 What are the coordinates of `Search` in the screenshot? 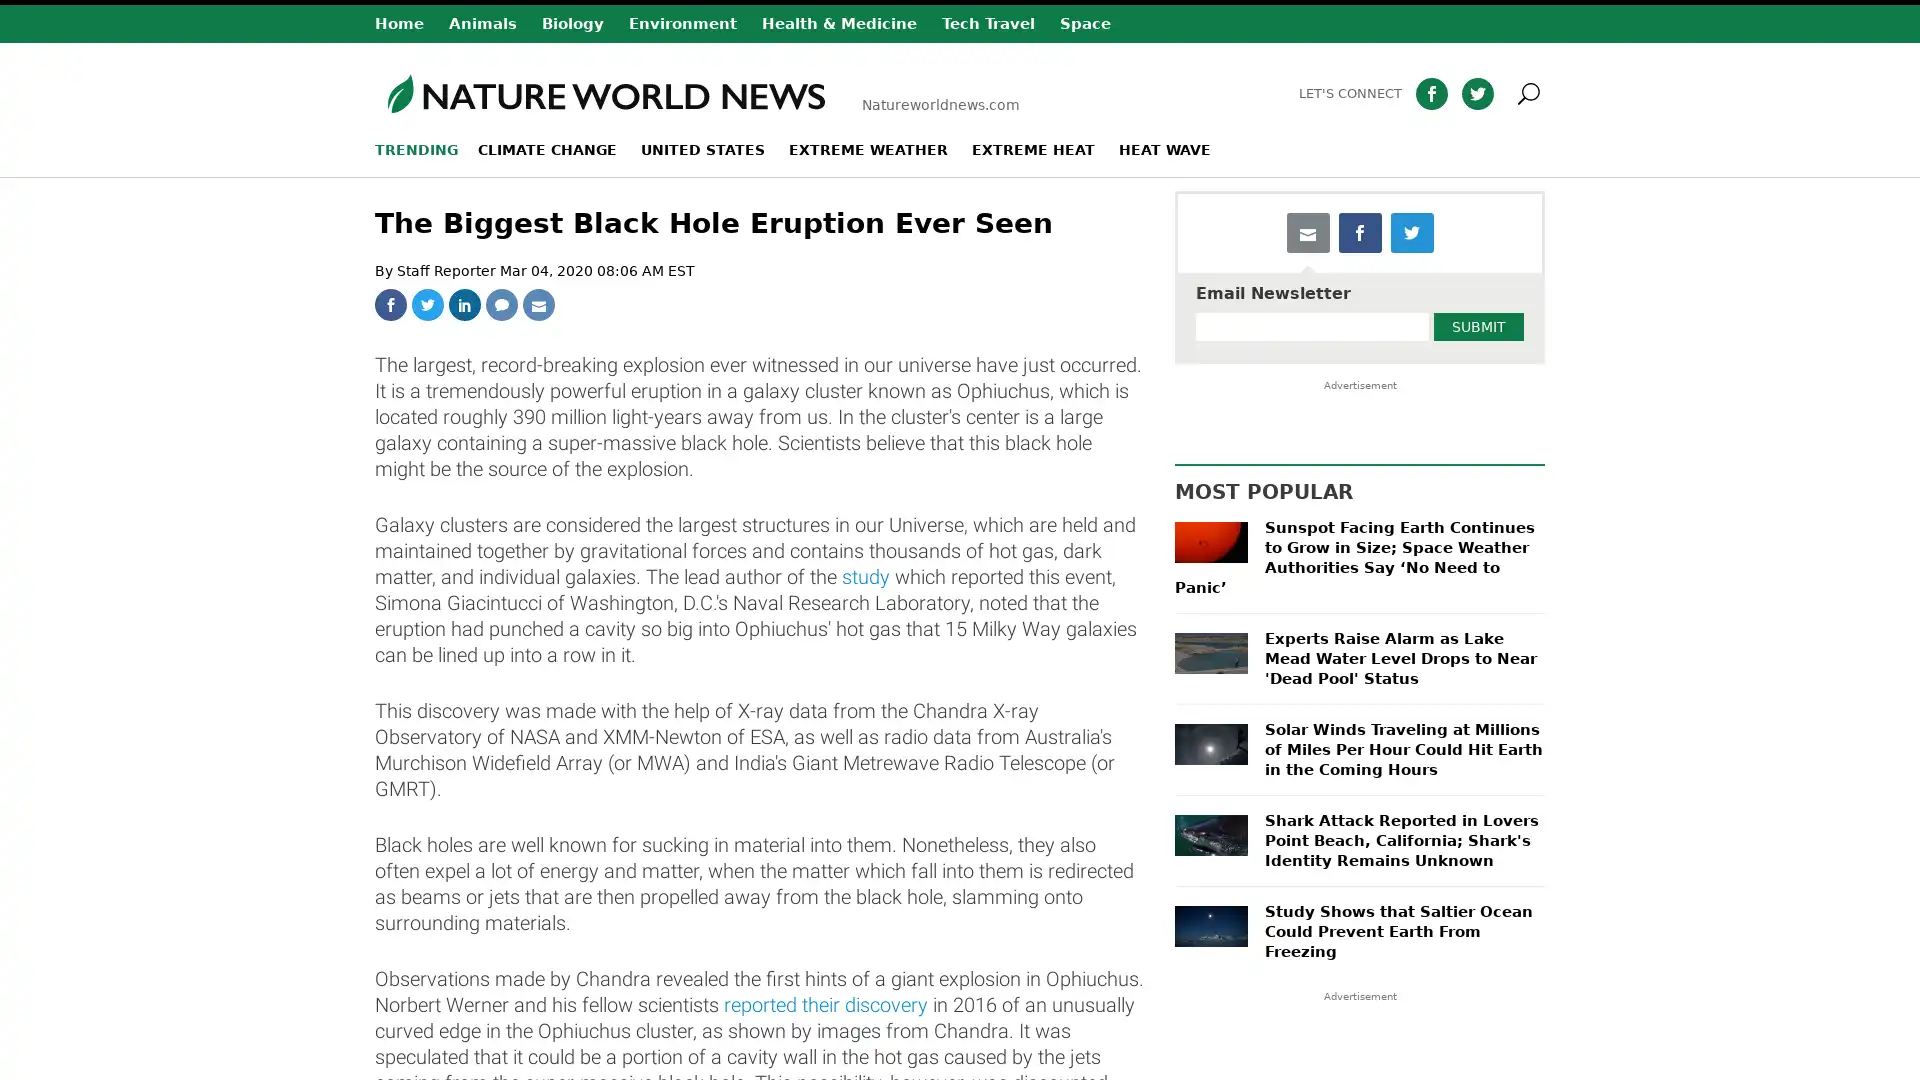 It's located at (1557, 92).